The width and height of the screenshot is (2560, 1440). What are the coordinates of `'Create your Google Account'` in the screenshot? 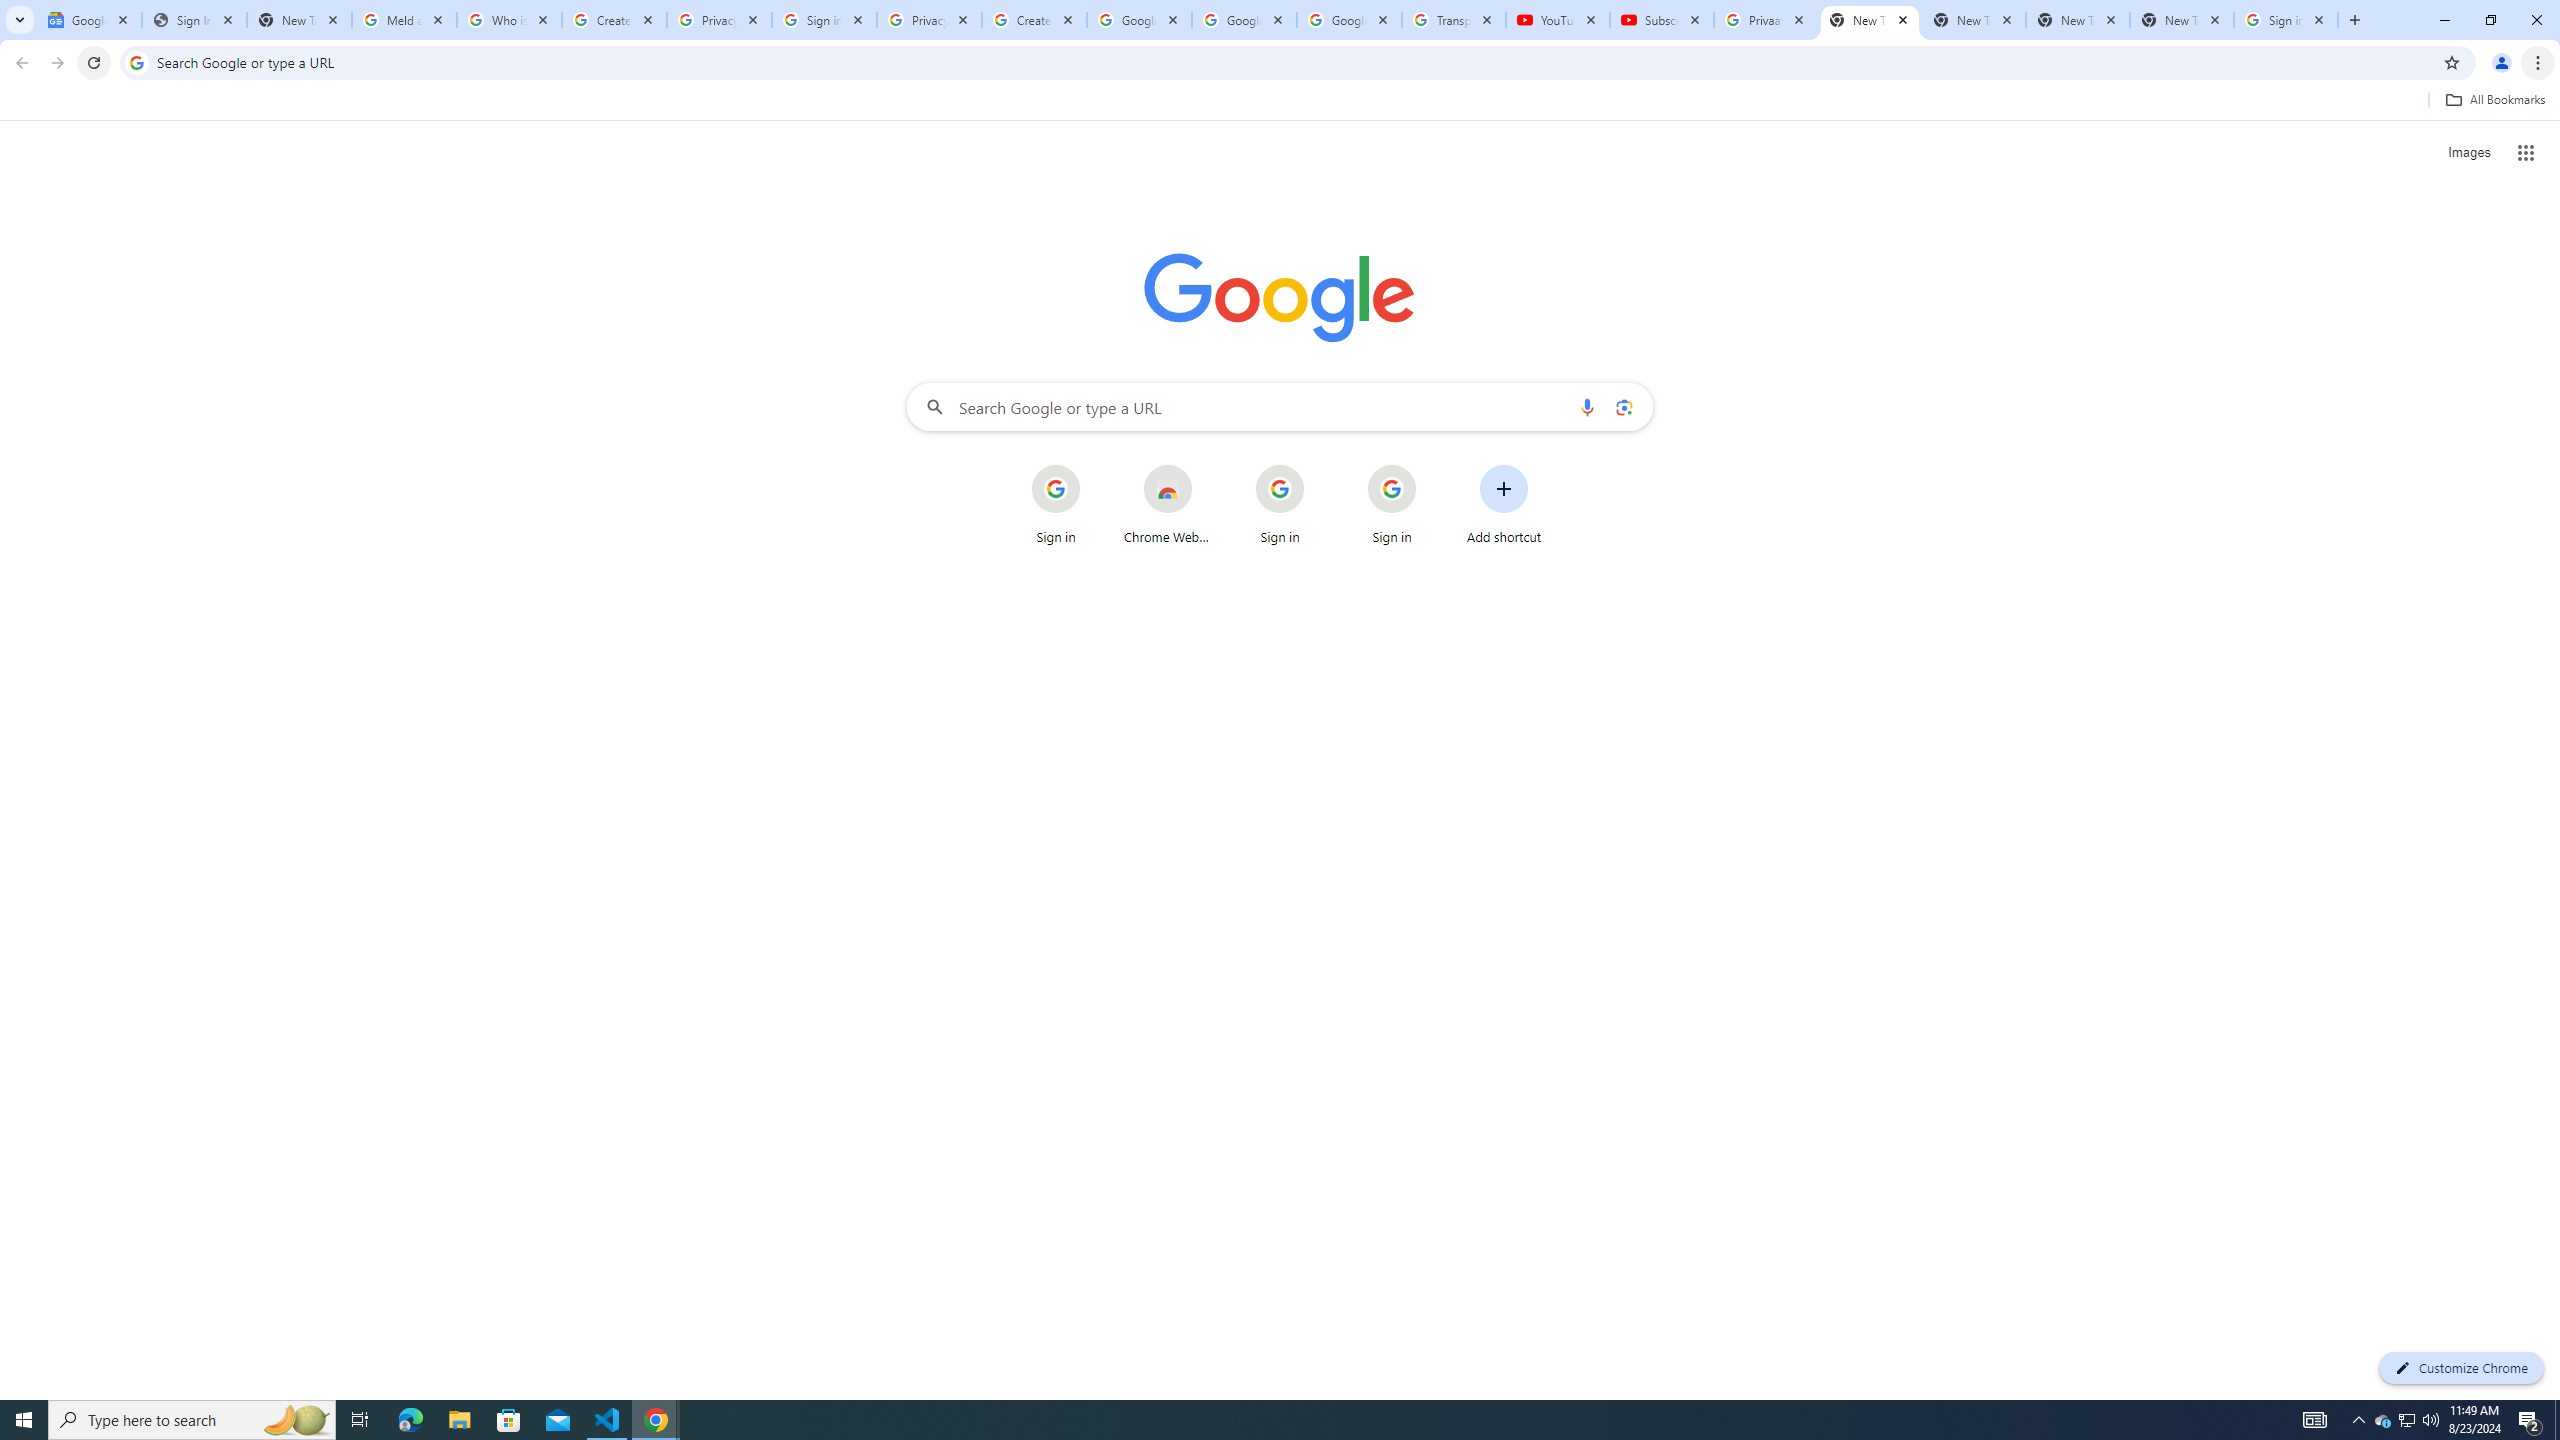 It's located at (1034, 19).